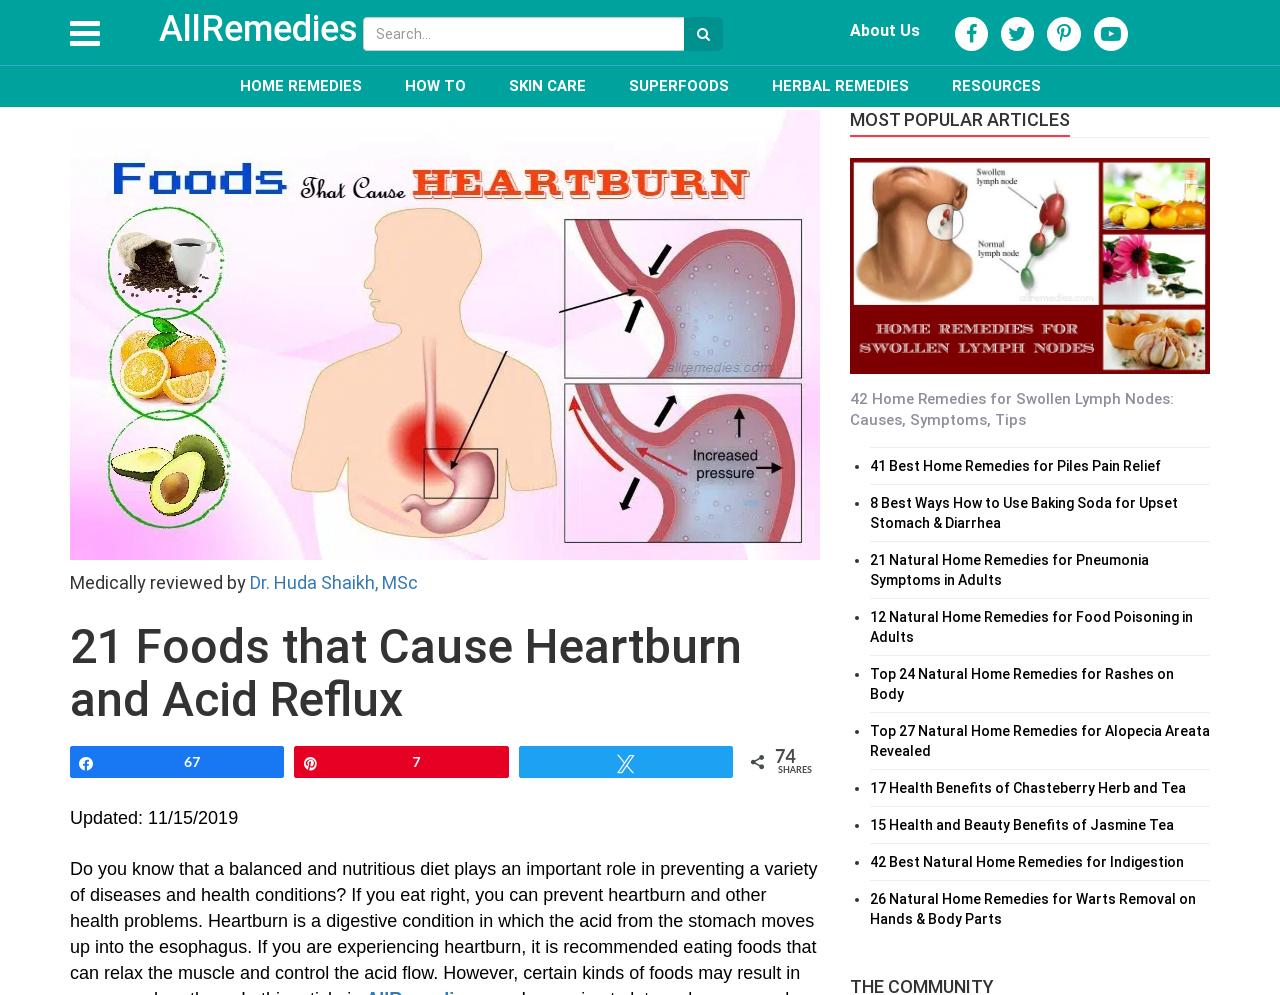 Image resolution: width=1280 pixels, height=995 pixels. Describe the element at coordinates (411, 761) in the screenshot. I see `'7'` at that location.